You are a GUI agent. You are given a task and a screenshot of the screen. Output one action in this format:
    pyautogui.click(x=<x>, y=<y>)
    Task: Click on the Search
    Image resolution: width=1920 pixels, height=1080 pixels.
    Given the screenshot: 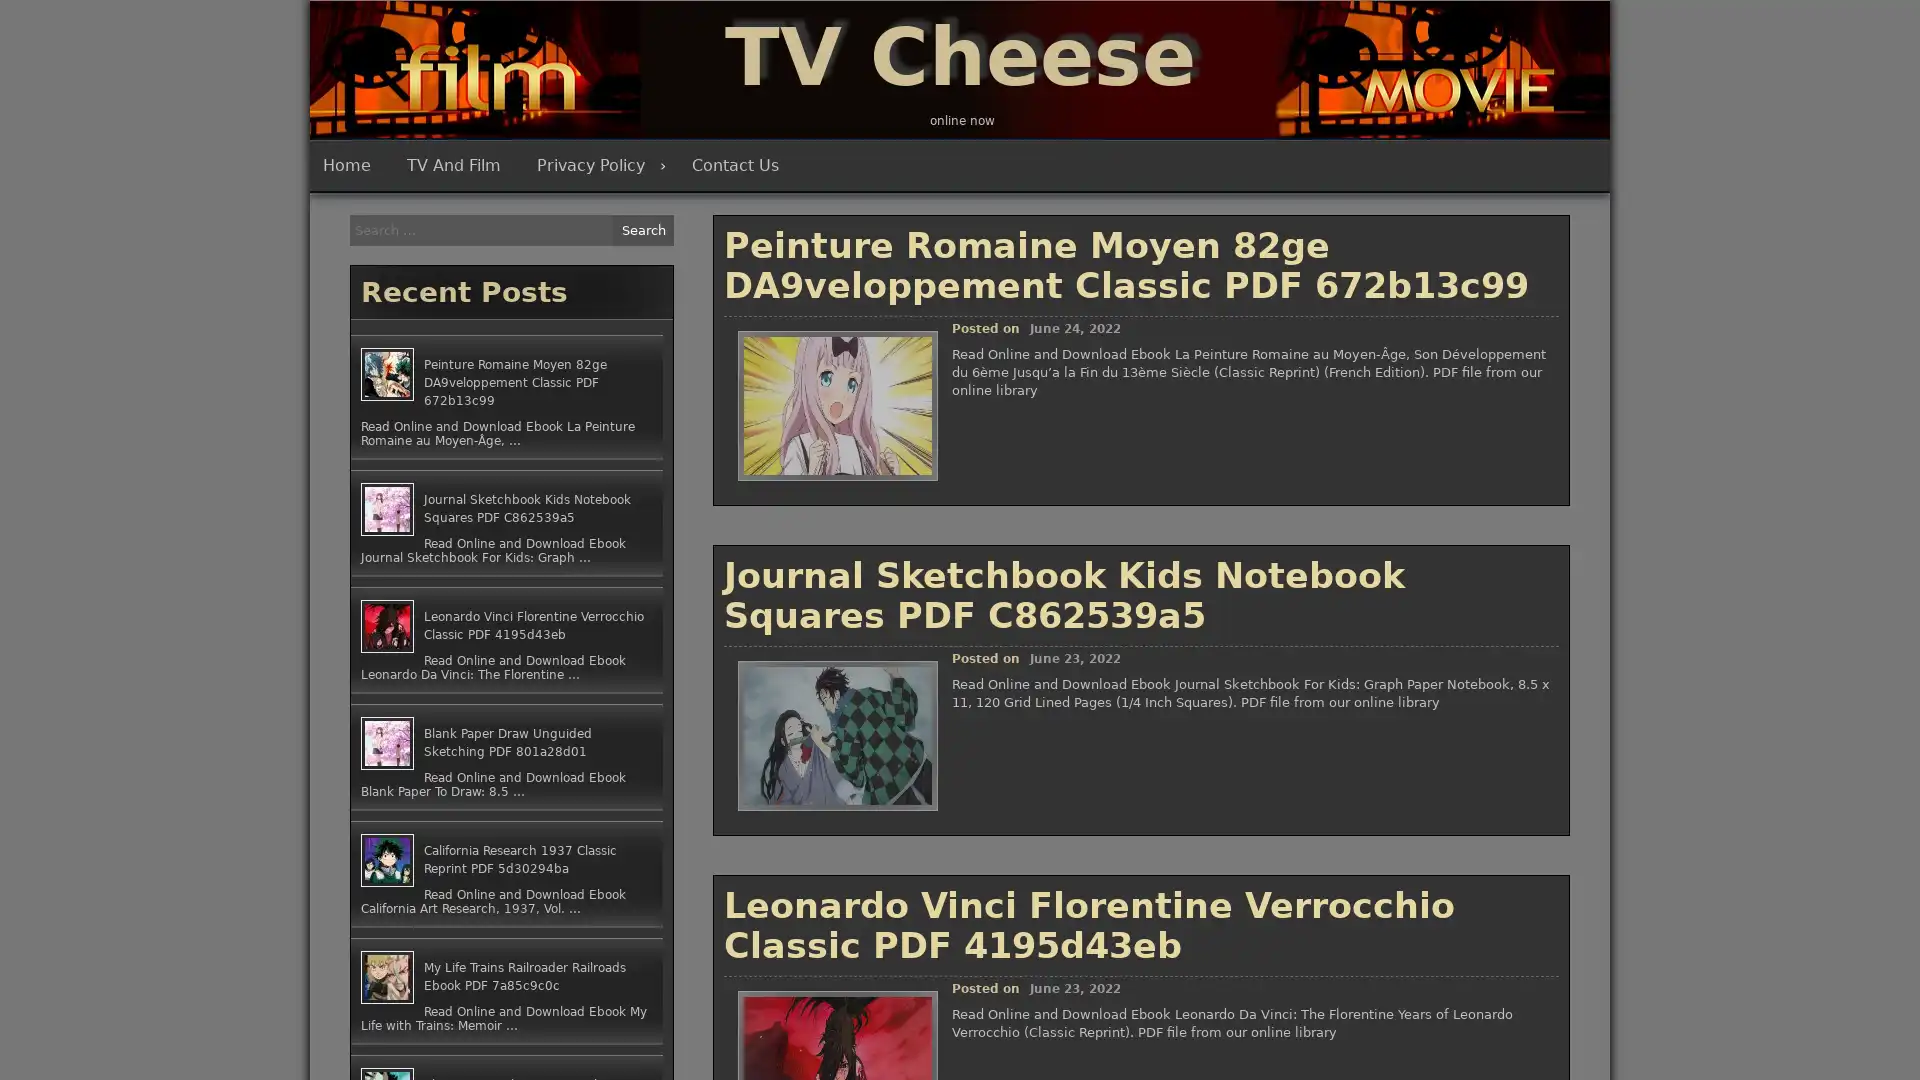 What is the action you would take?
    pyautogui.click(x=643, y=229)
    